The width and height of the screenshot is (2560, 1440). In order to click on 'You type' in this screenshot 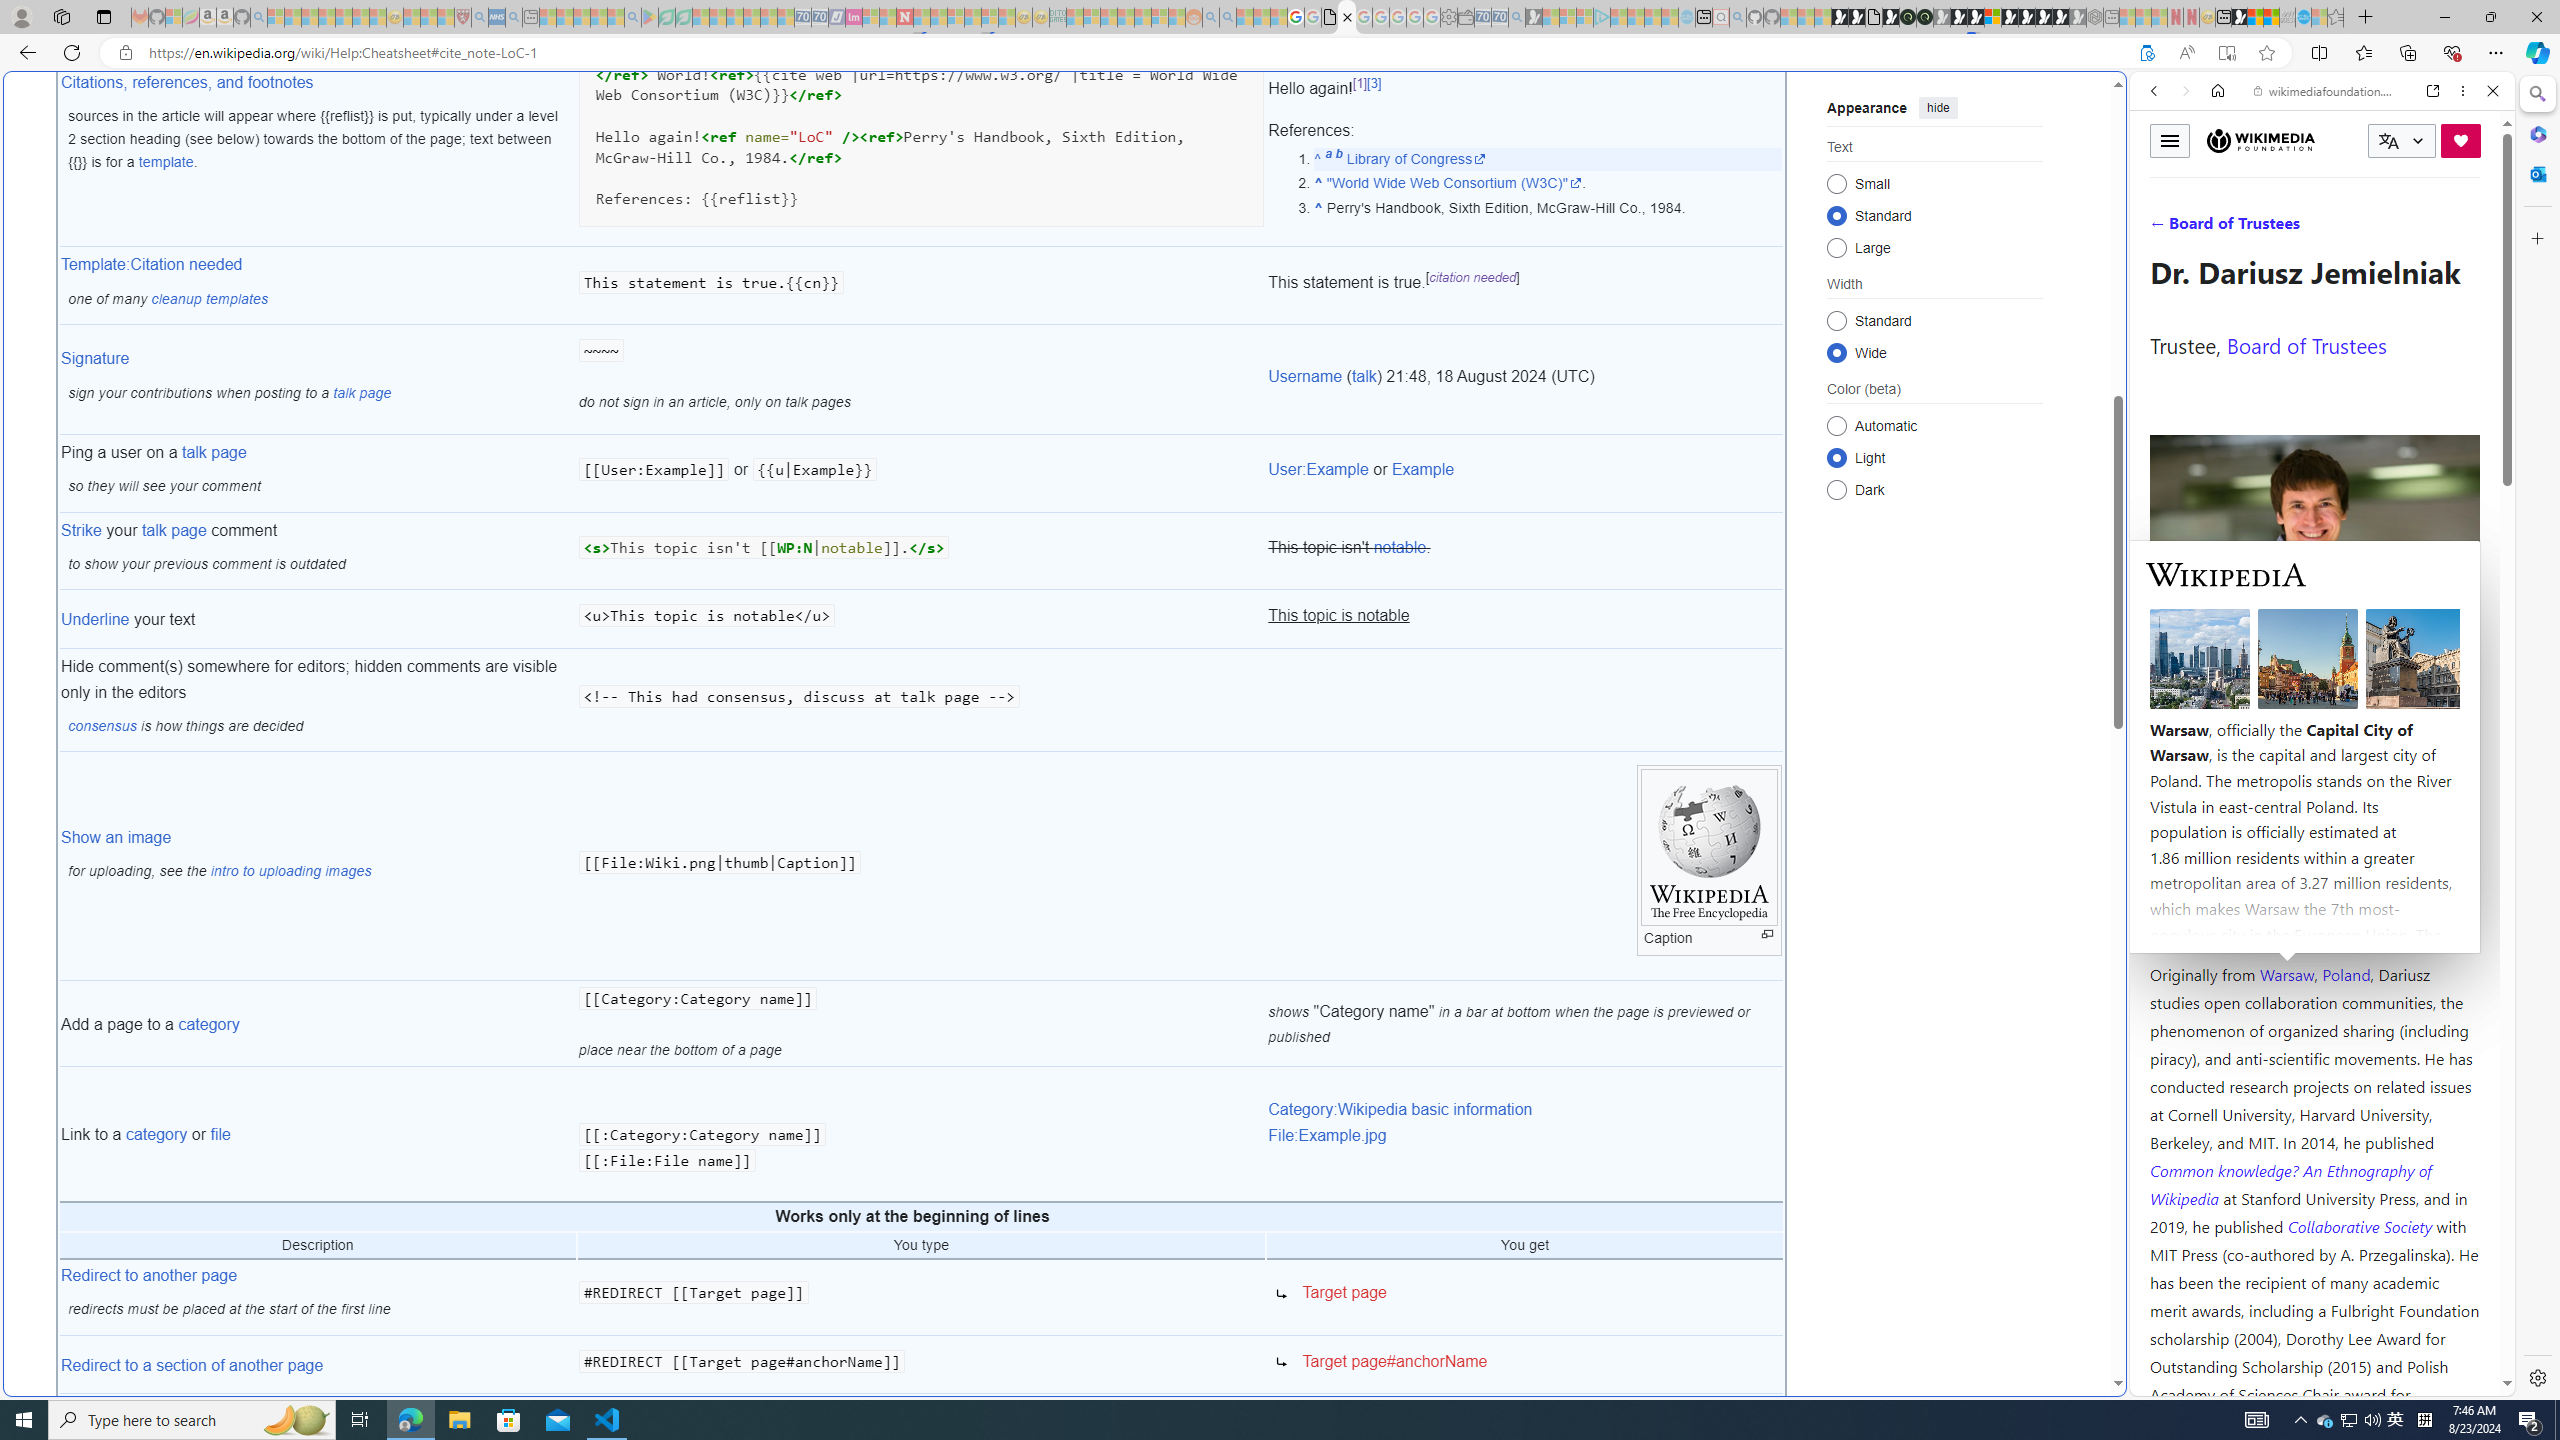, I will do `click(921, 1245)`.